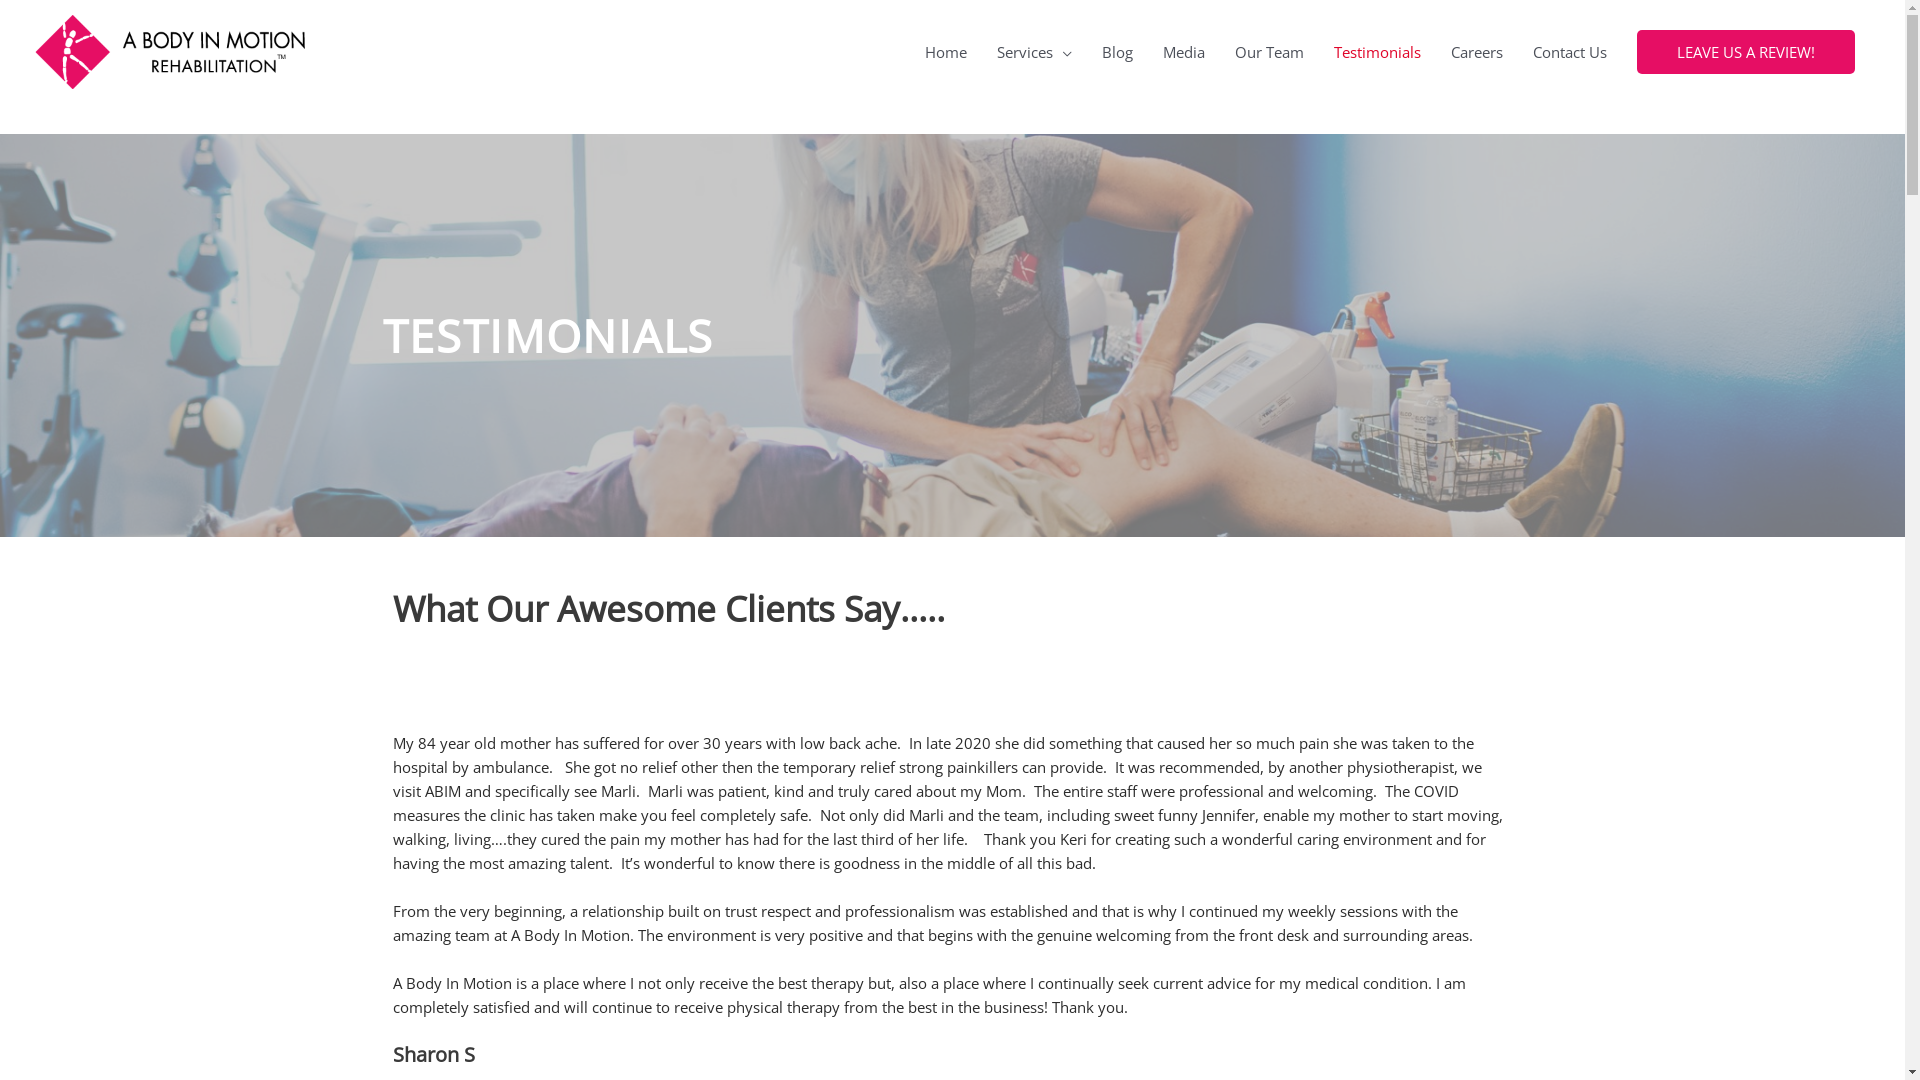  Describe the element at coordinates (1268, 50) in the screenshot. I see `'Our Team'` at that location.